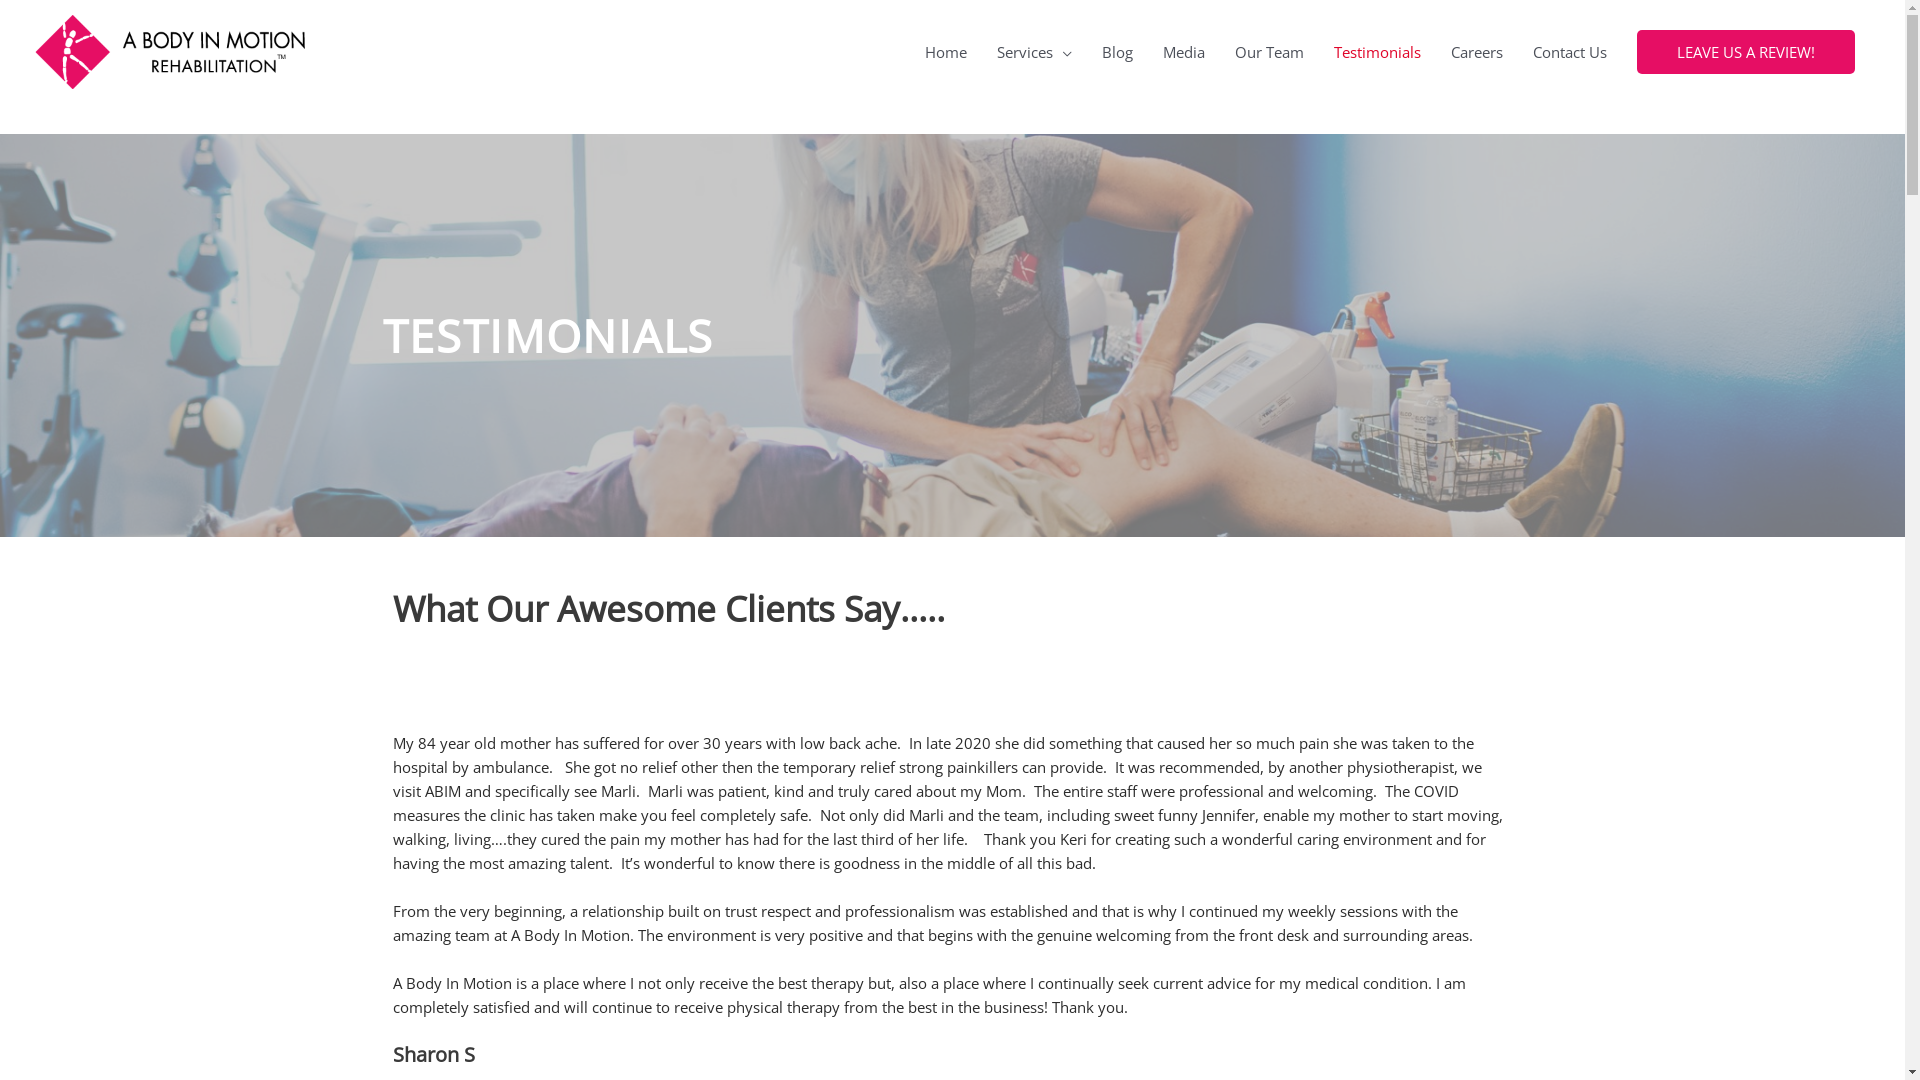  Describe the element at coordinates (1268, 50) in the screenshot. I see `'Our Team'` at that location.